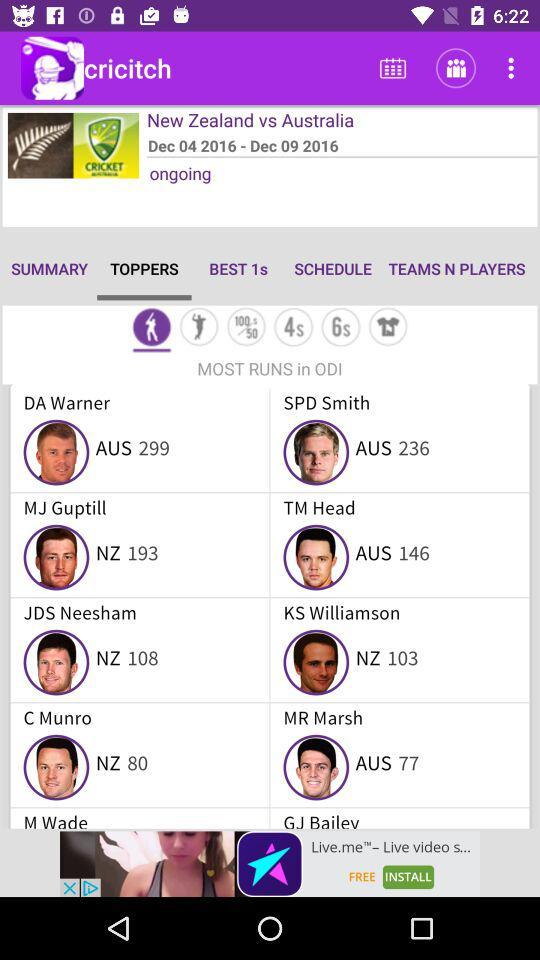 This screenshot has width=540, height=960. What do you see at coordinates (388, 329) in the screenshot?
I see `hide button` at bounding box center [388, 329].